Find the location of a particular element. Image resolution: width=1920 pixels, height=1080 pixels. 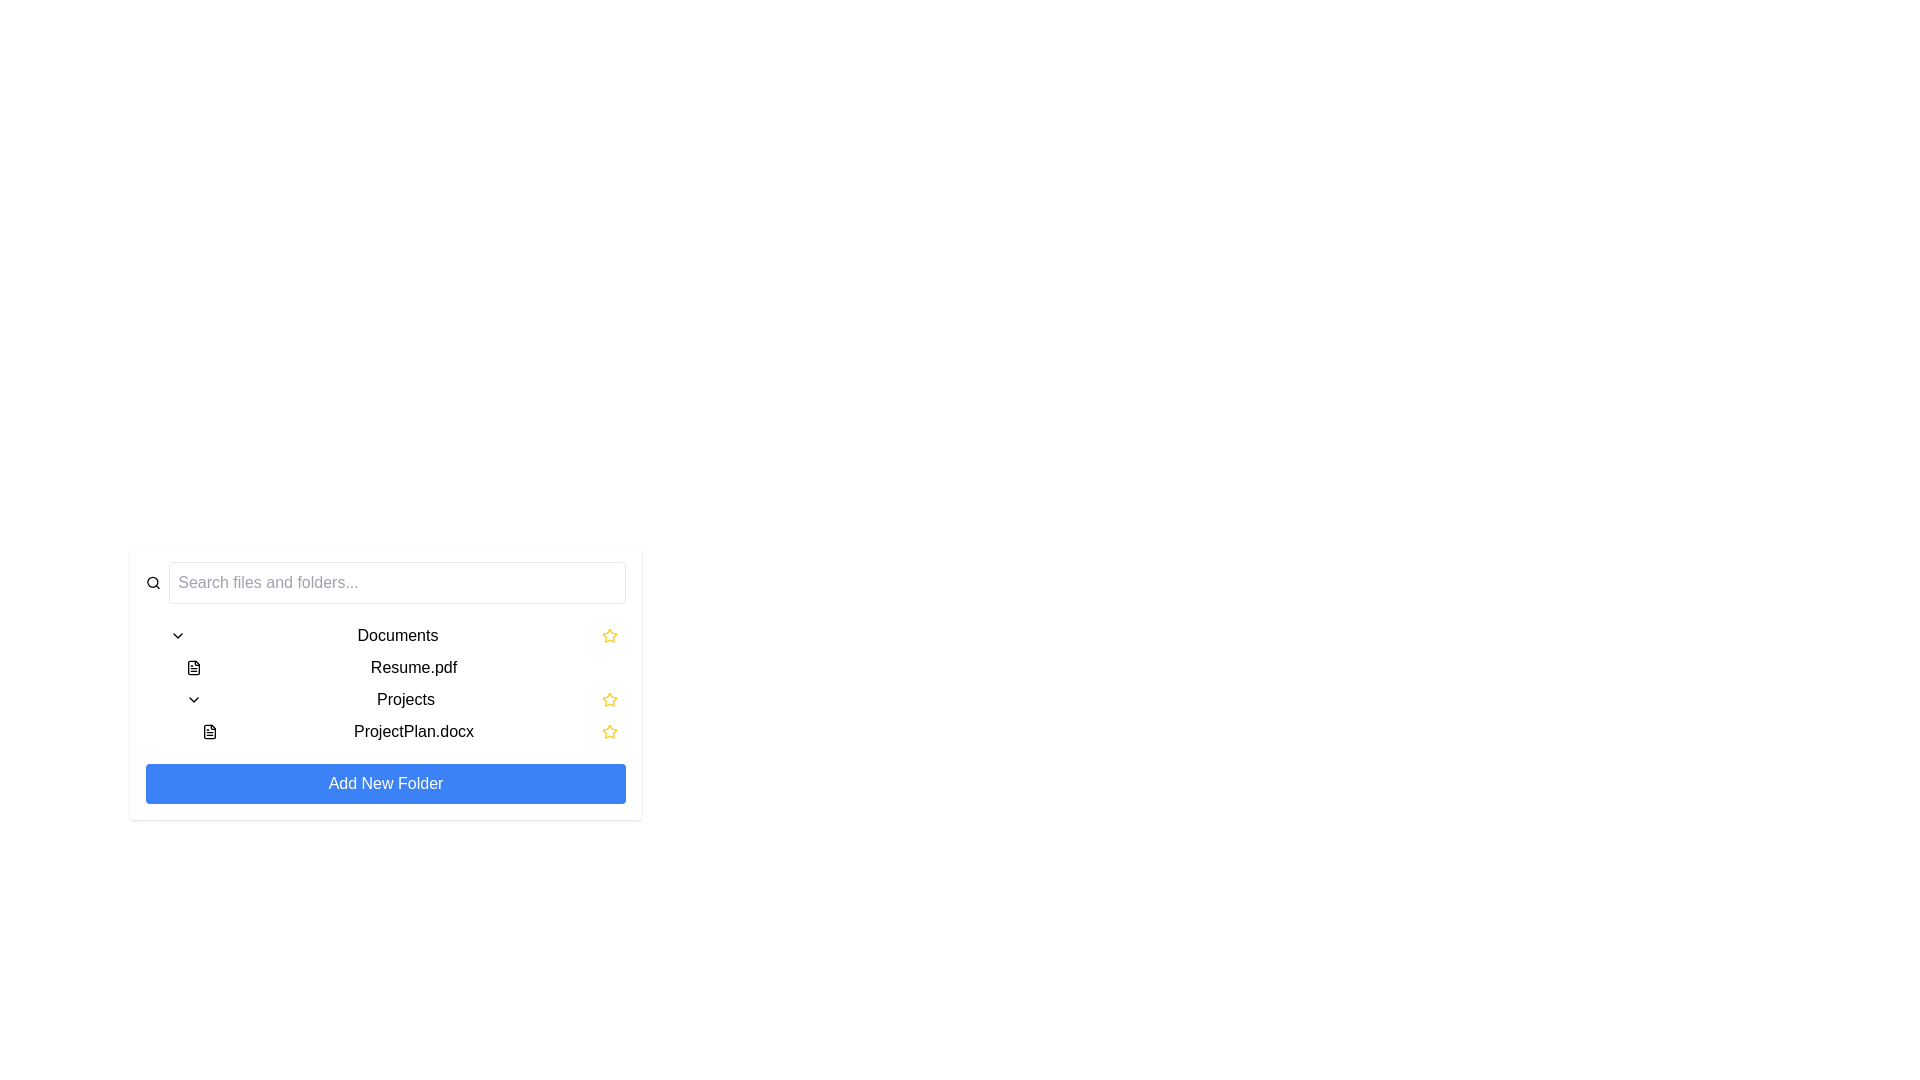

the SVG icon located to the left of the 'Documents' label is located at coordinates (177, 636).